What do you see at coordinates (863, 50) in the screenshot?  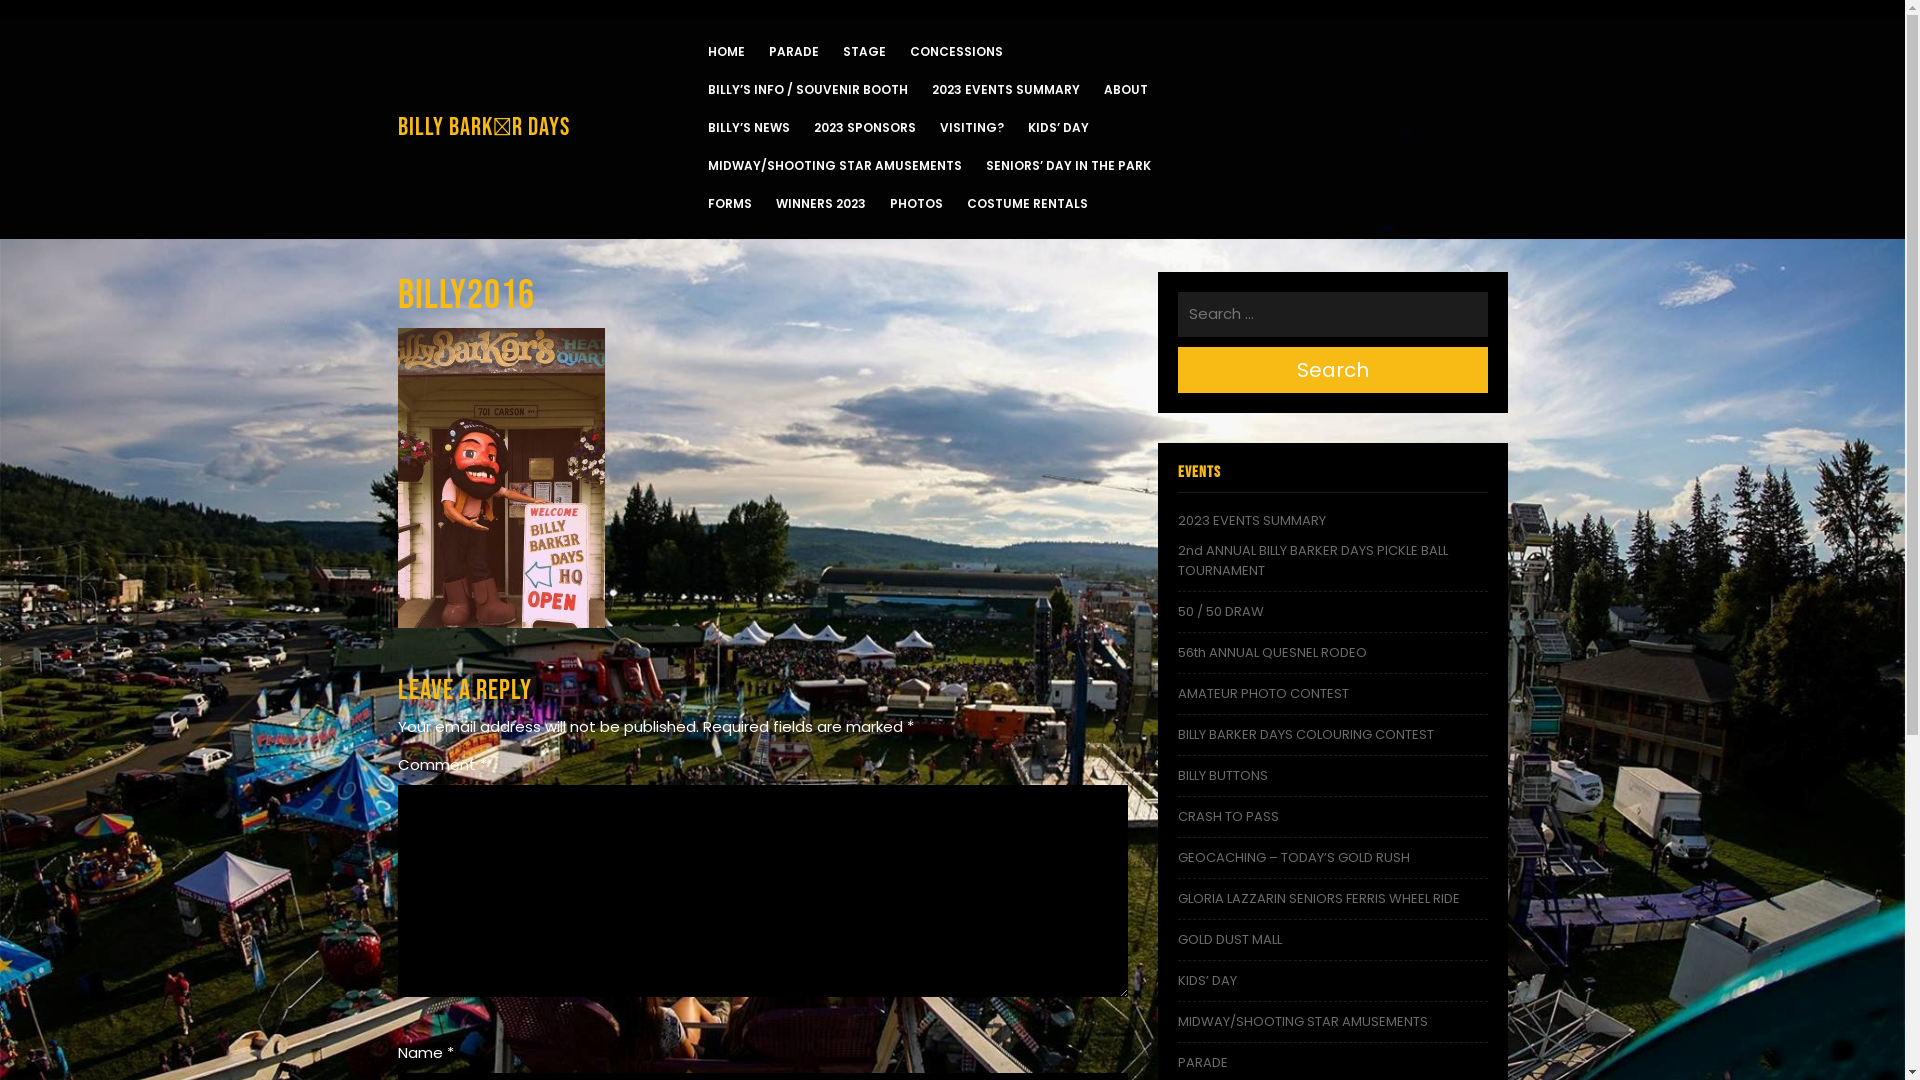 I see `'STAGE'` at bounding box center [863, 50].